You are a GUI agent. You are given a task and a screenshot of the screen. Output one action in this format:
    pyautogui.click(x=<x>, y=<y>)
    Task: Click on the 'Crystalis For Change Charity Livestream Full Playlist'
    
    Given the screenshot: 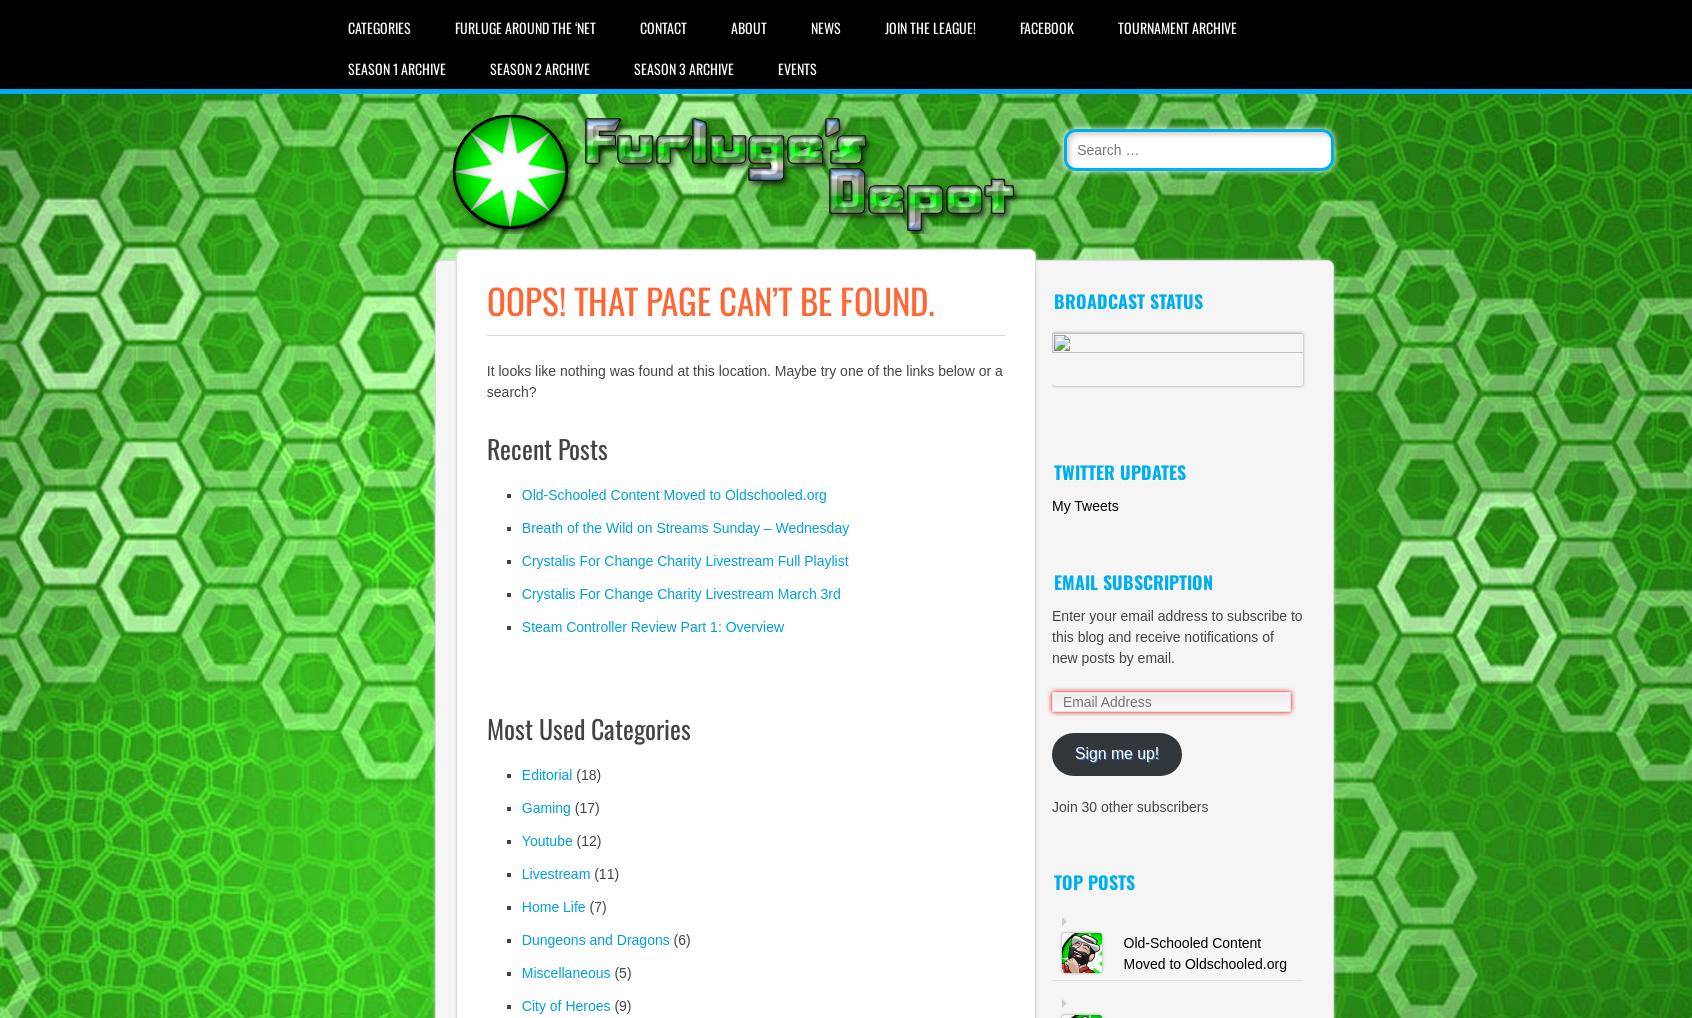 What is the action you would take?
    pyautogui.click(x=684, y=559)
    